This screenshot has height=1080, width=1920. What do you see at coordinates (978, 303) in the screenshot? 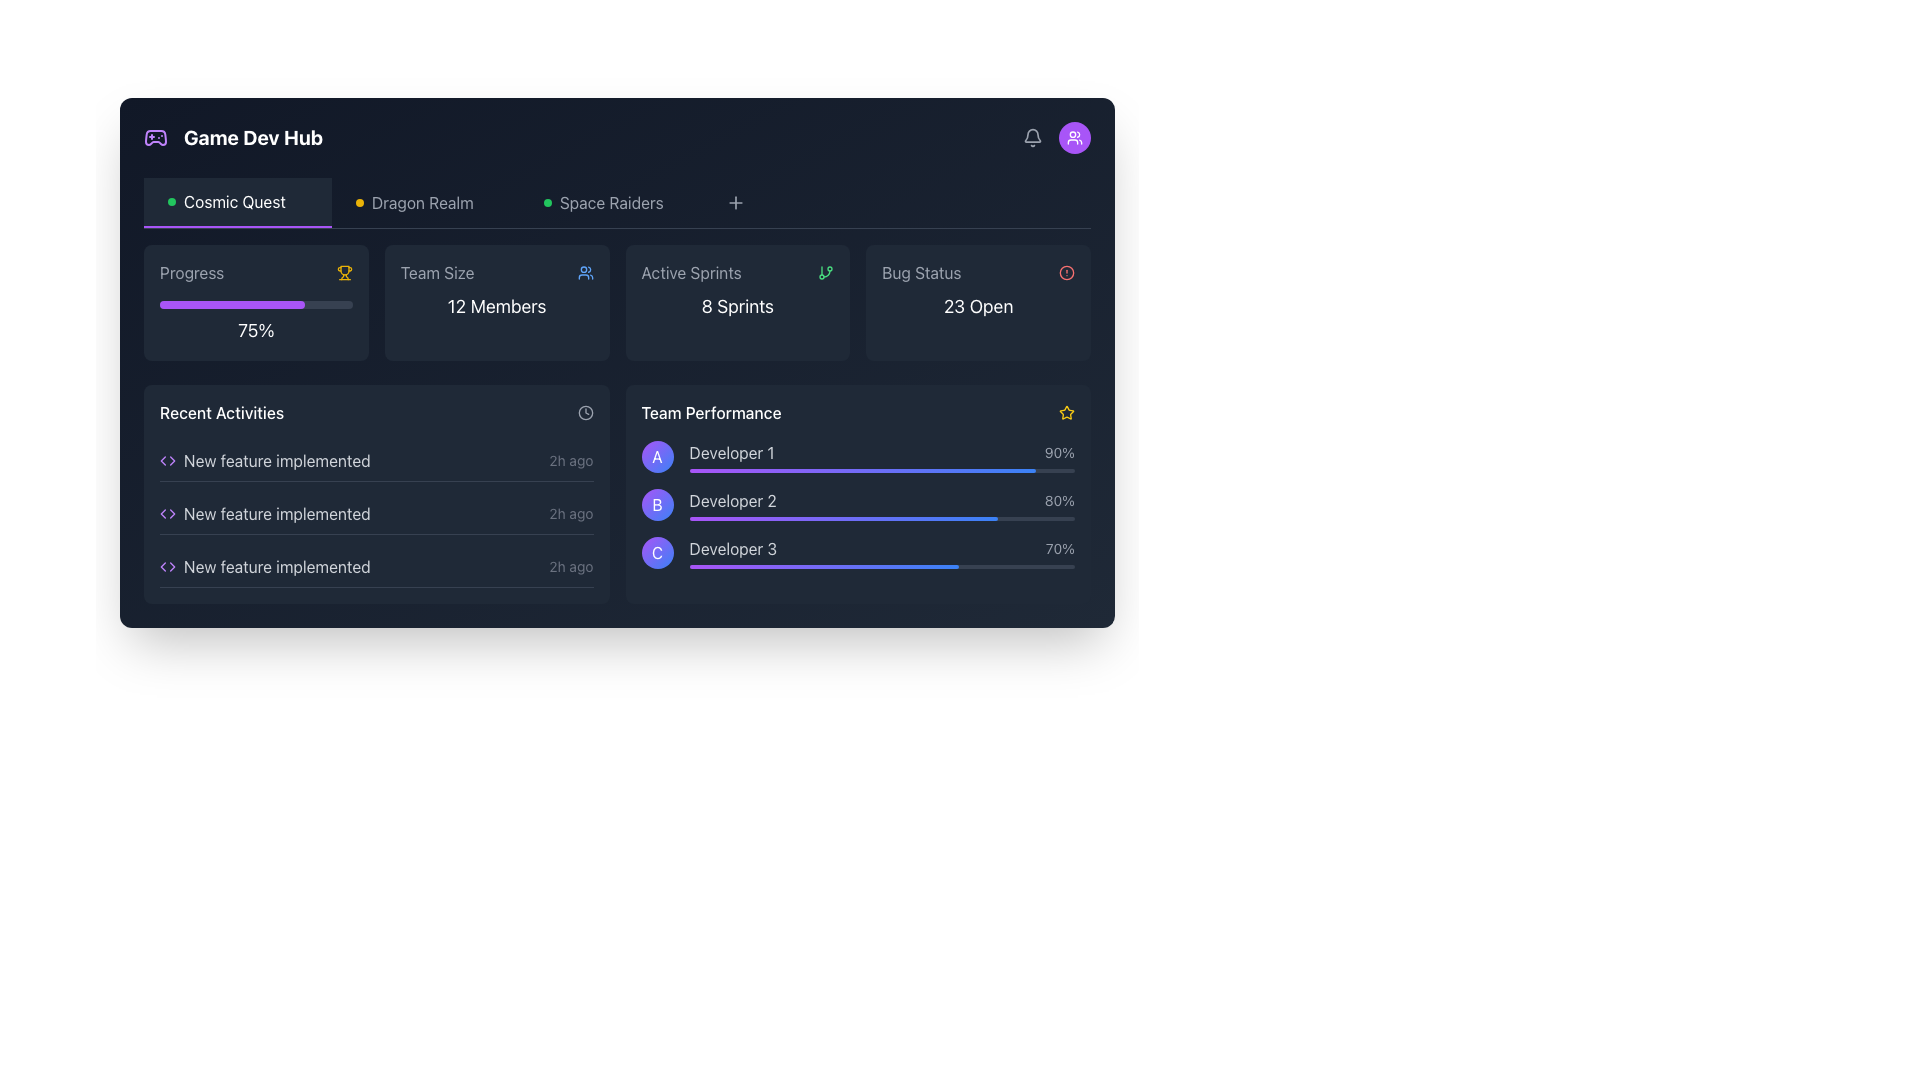
I see `the Information Card titled 'Bug Status' with a dark gray background, which displays '23 Open' in white text and has a red alert icon` at bounding box center [978, 303].